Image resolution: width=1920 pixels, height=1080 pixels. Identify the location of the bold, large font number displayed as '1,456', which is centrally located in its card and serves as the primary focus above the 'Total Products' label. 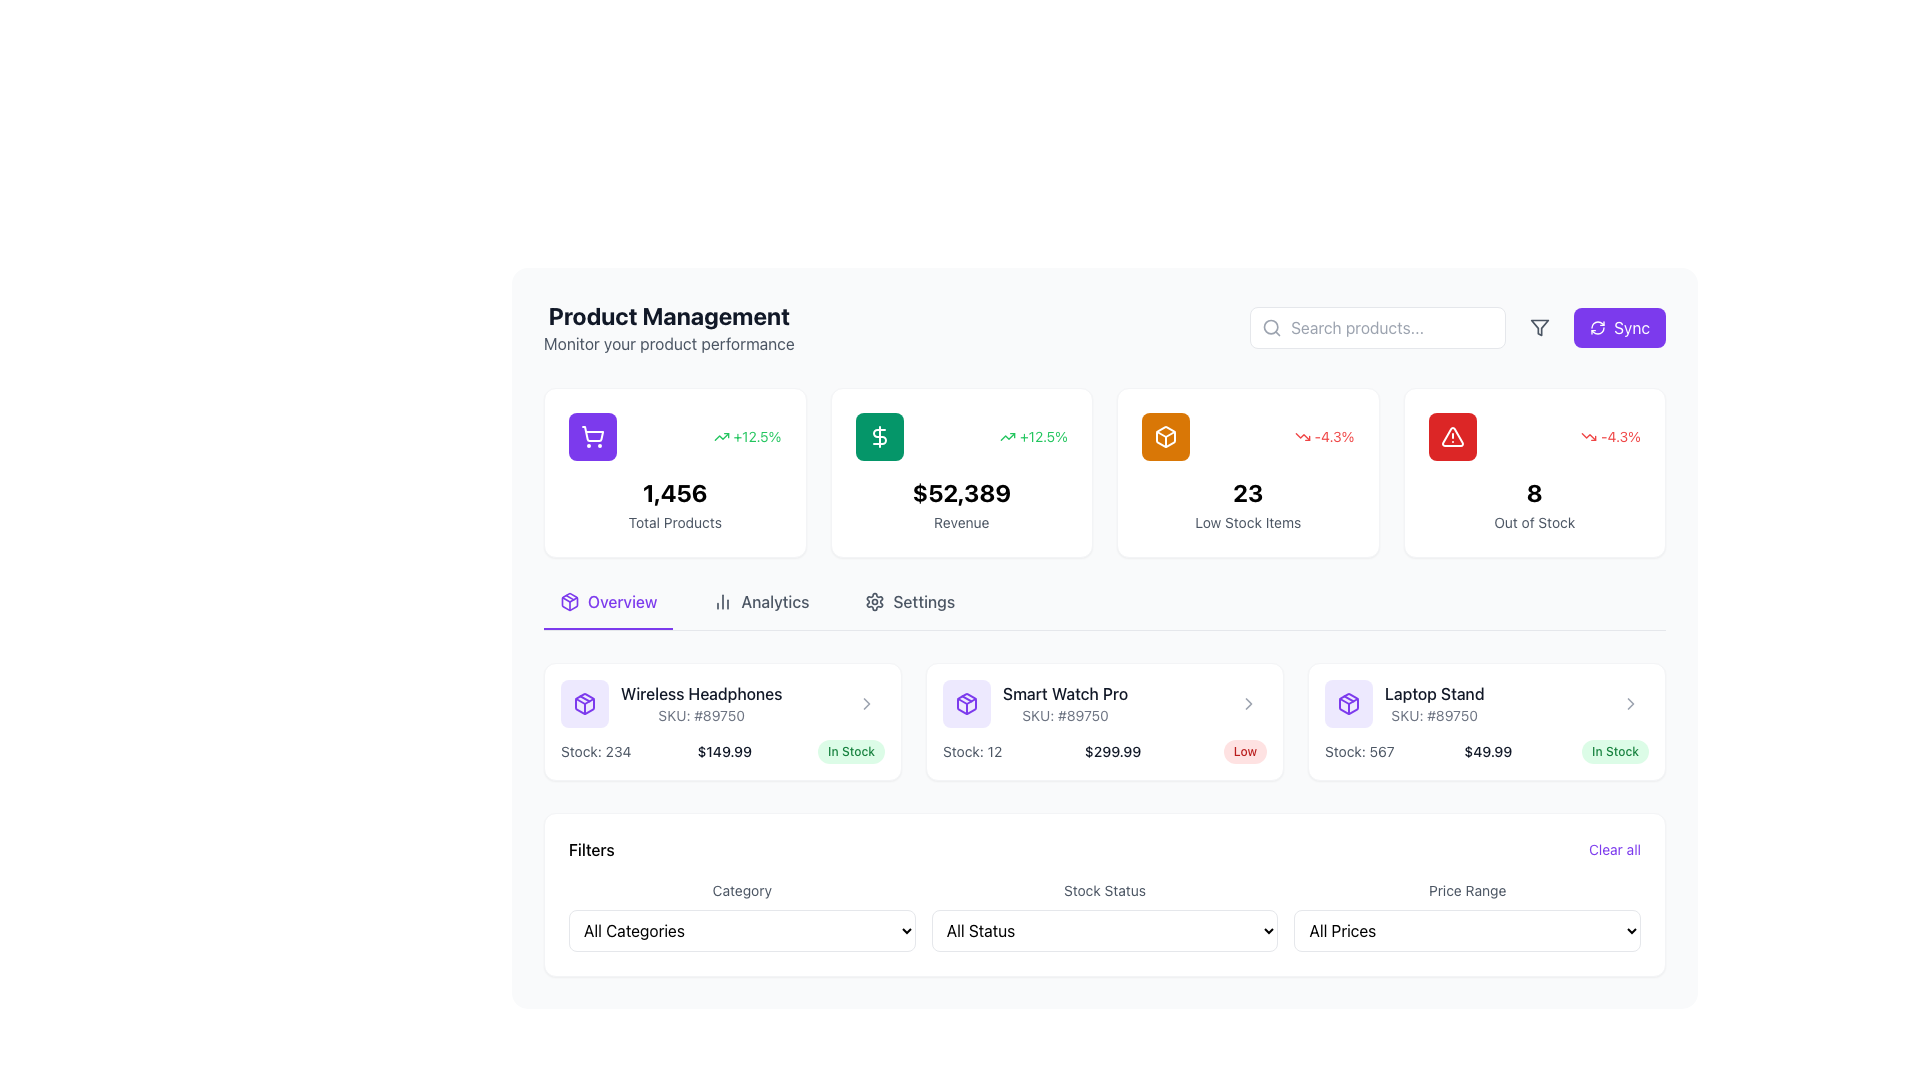
(675, 493).